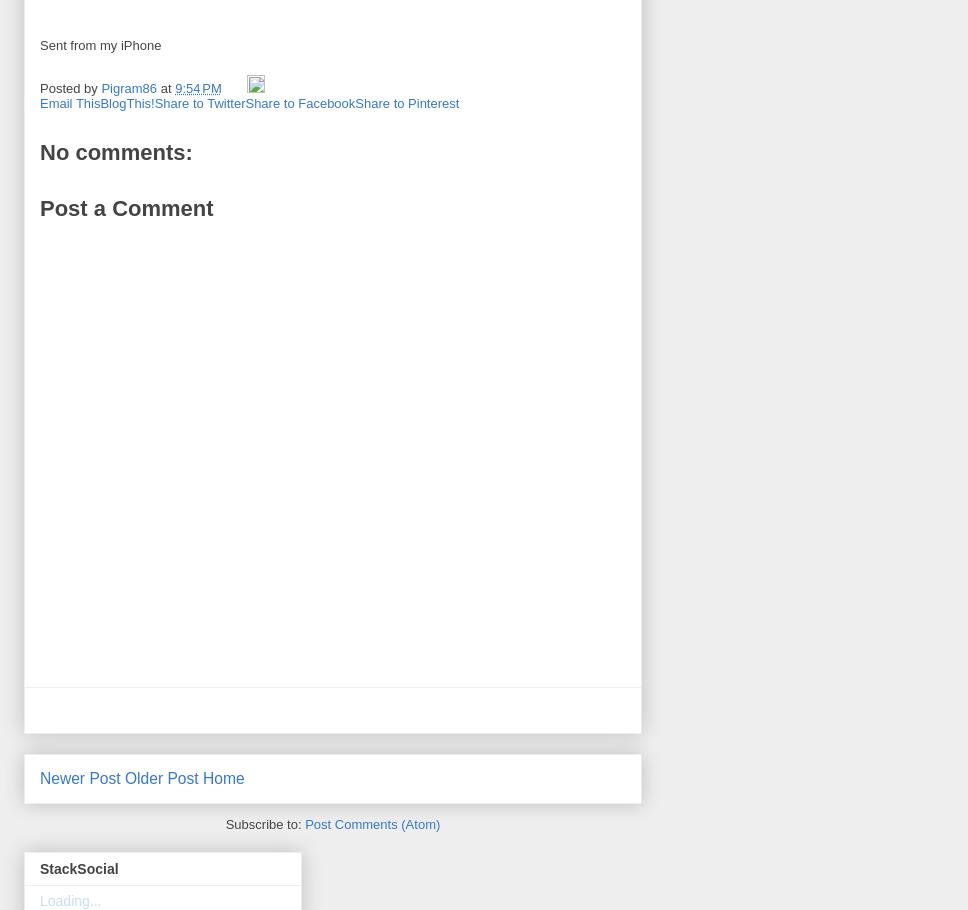 Image resolution: width=968 pixels, height=910 pixels. I want to click on 'Email This', so click(68, 103).